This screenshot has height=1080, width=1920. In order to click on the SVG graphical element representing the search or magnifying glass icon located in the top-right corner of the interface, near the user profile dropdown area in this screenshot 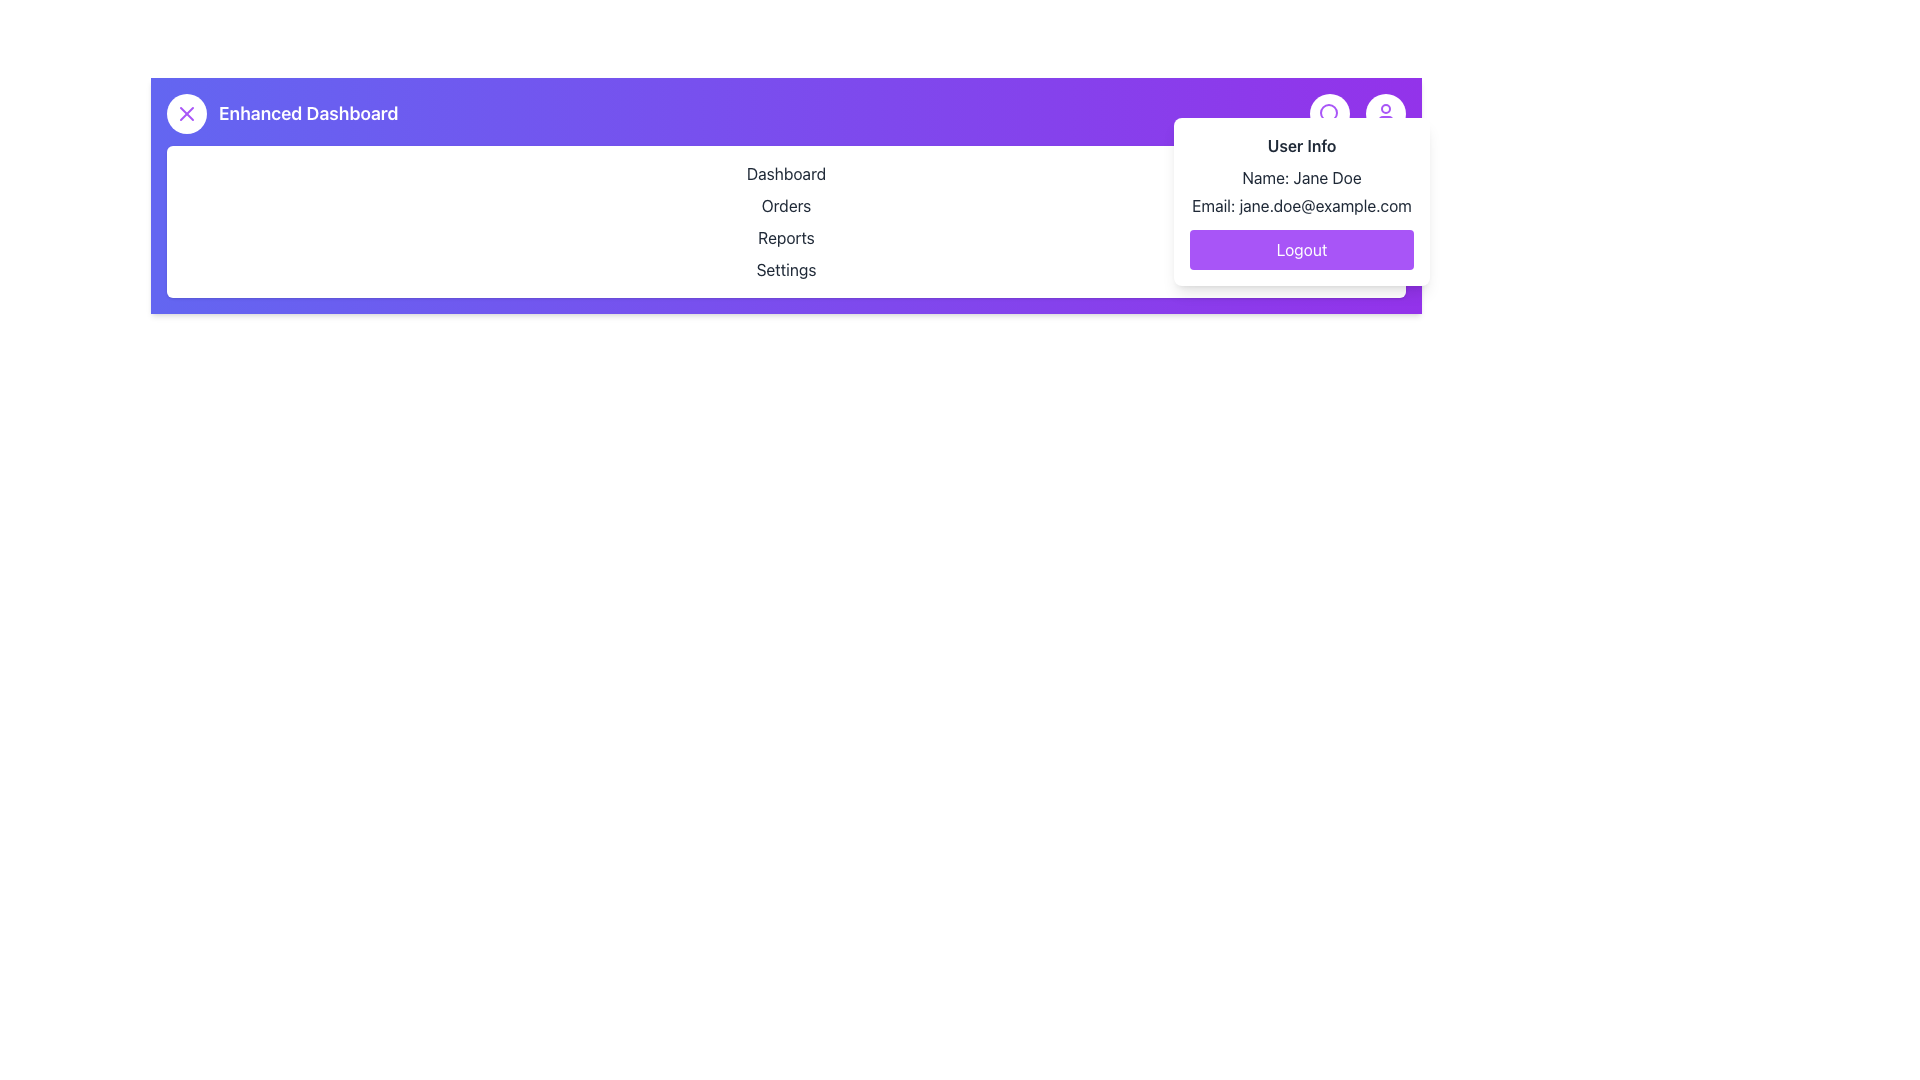, I will do `click(1329, 112)`.